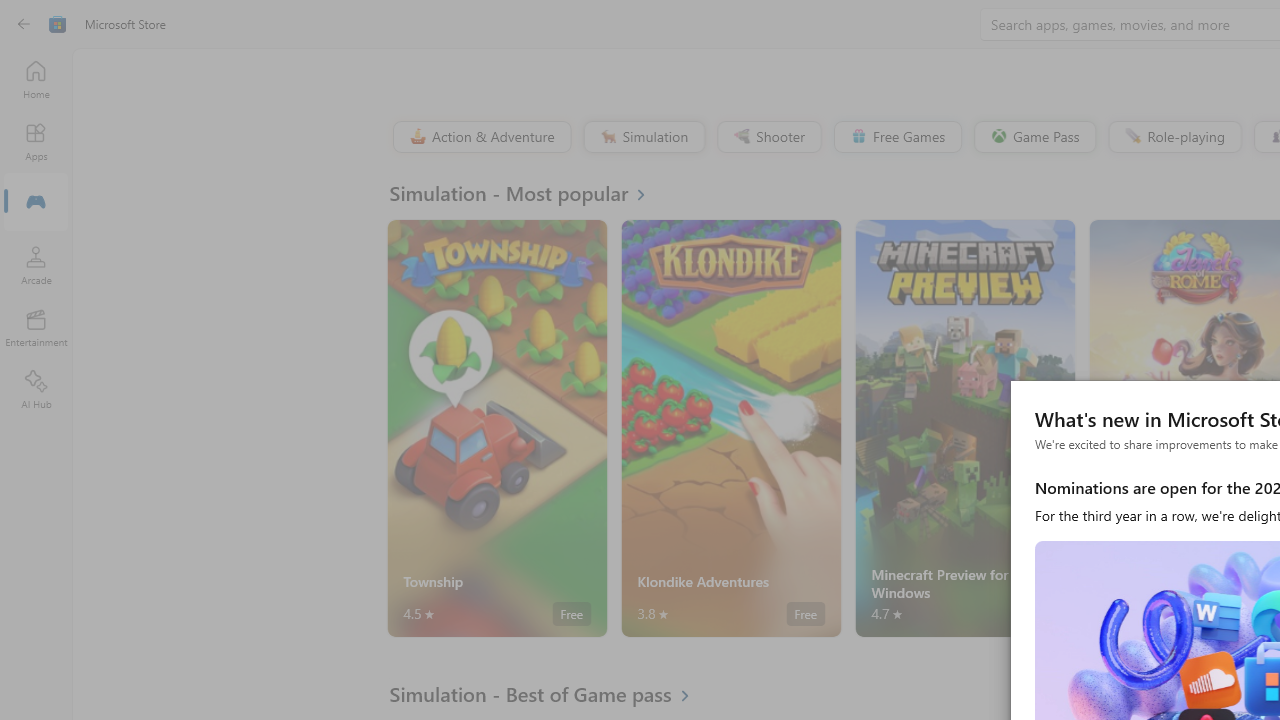  What do you see at coordinates (497, 427) in the screenshot?
I see `'Township. Average rating of 4.5 out of five stars. Free  '` at bounding box center [497, 427].